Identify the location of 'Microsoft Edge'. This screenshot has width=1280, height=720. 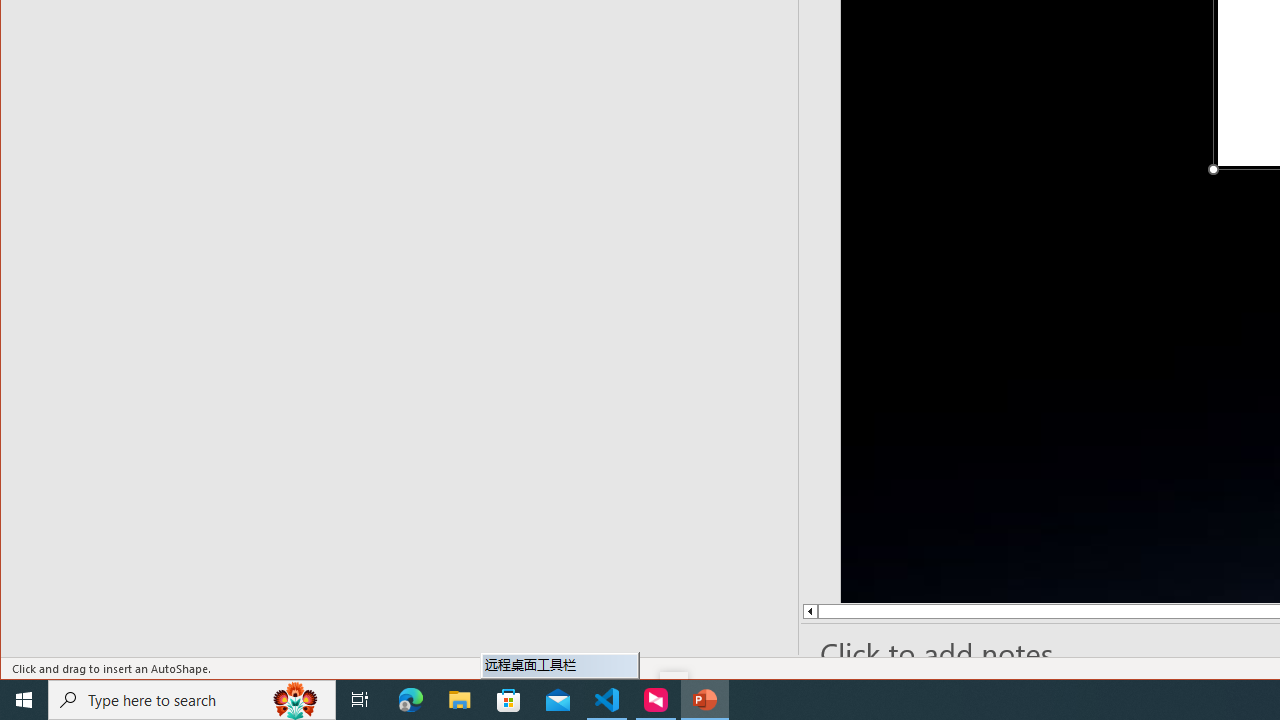
(410, 698).